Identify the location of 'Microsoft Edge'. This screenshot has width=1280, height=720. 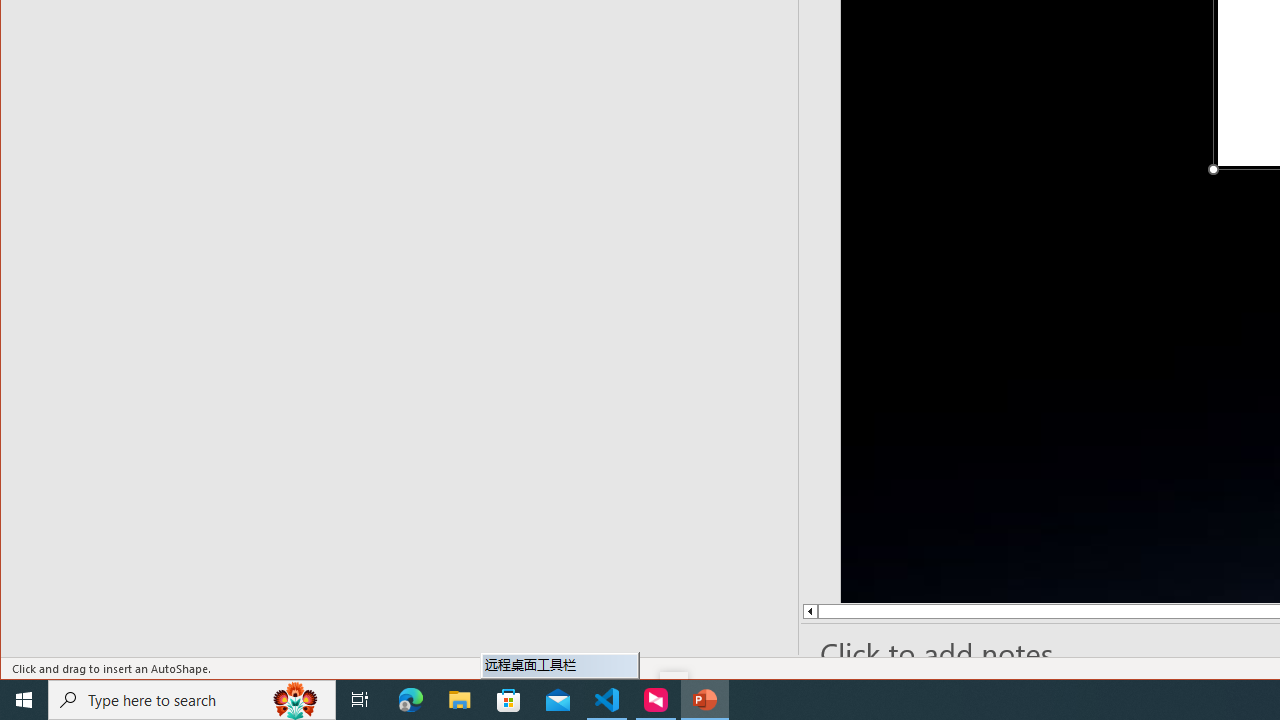
(410, 698).